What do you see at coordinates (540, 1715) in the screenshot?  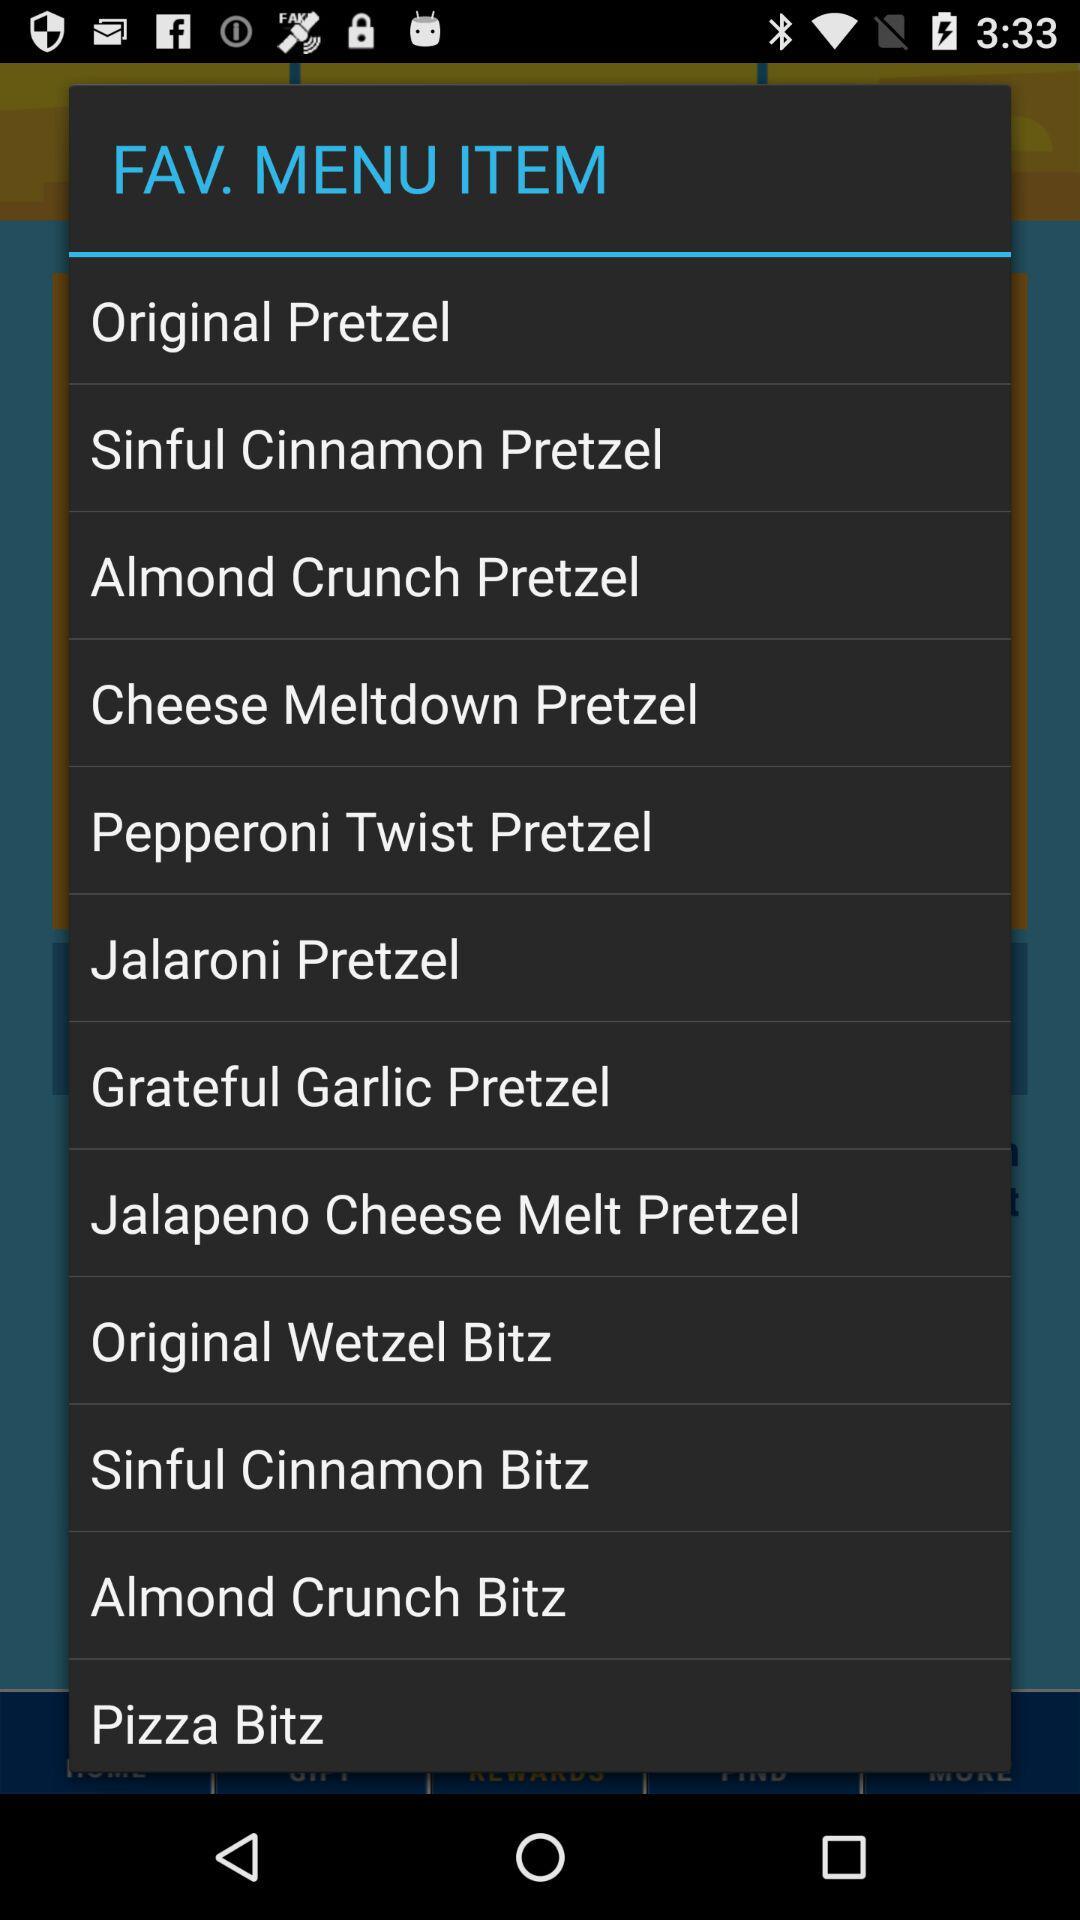 I see `pizza bitz app` at bounding box center [540, 1715].